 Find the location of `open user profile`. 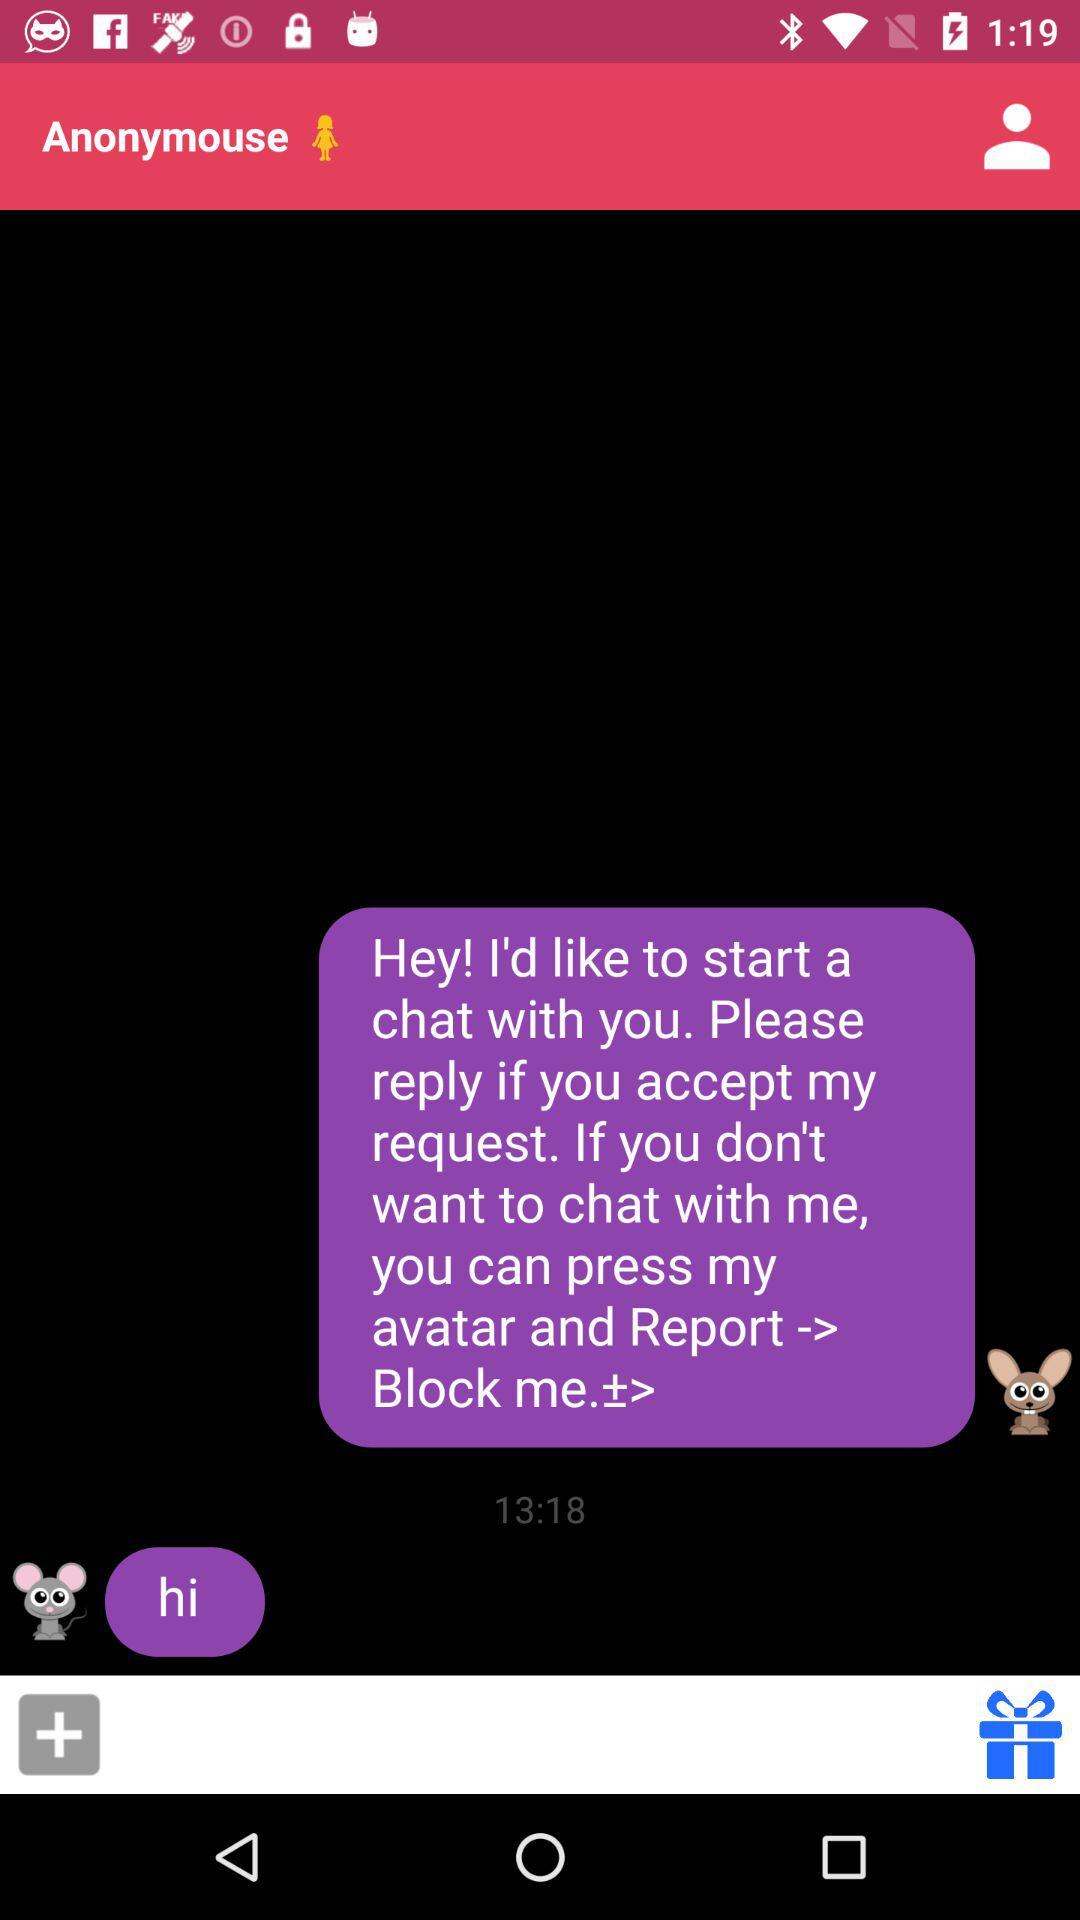

open user profile is located at coordinates (49, 1601).